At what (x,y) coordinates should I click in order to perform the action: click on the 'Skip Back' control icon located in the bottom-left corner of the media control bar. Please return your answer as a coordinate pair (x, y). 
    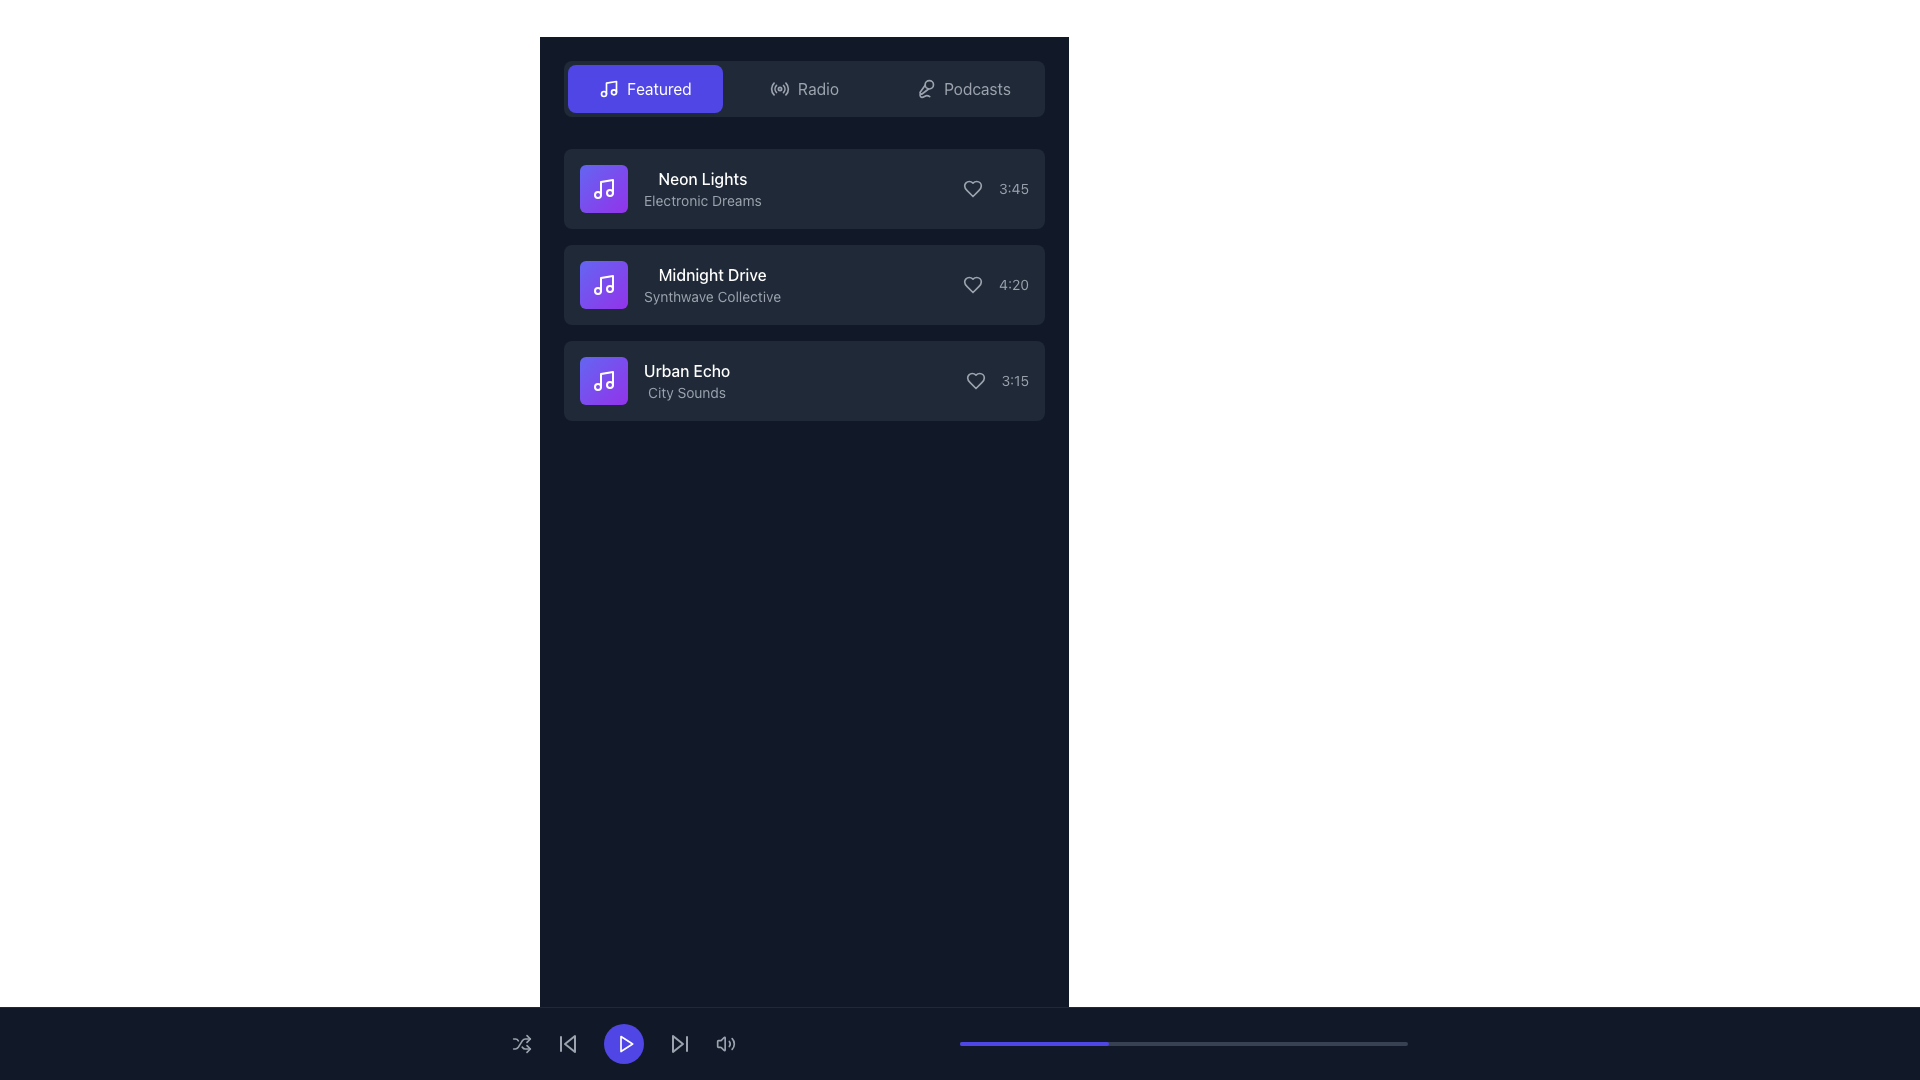
    Looking at the image, I should click on (569, 1043).